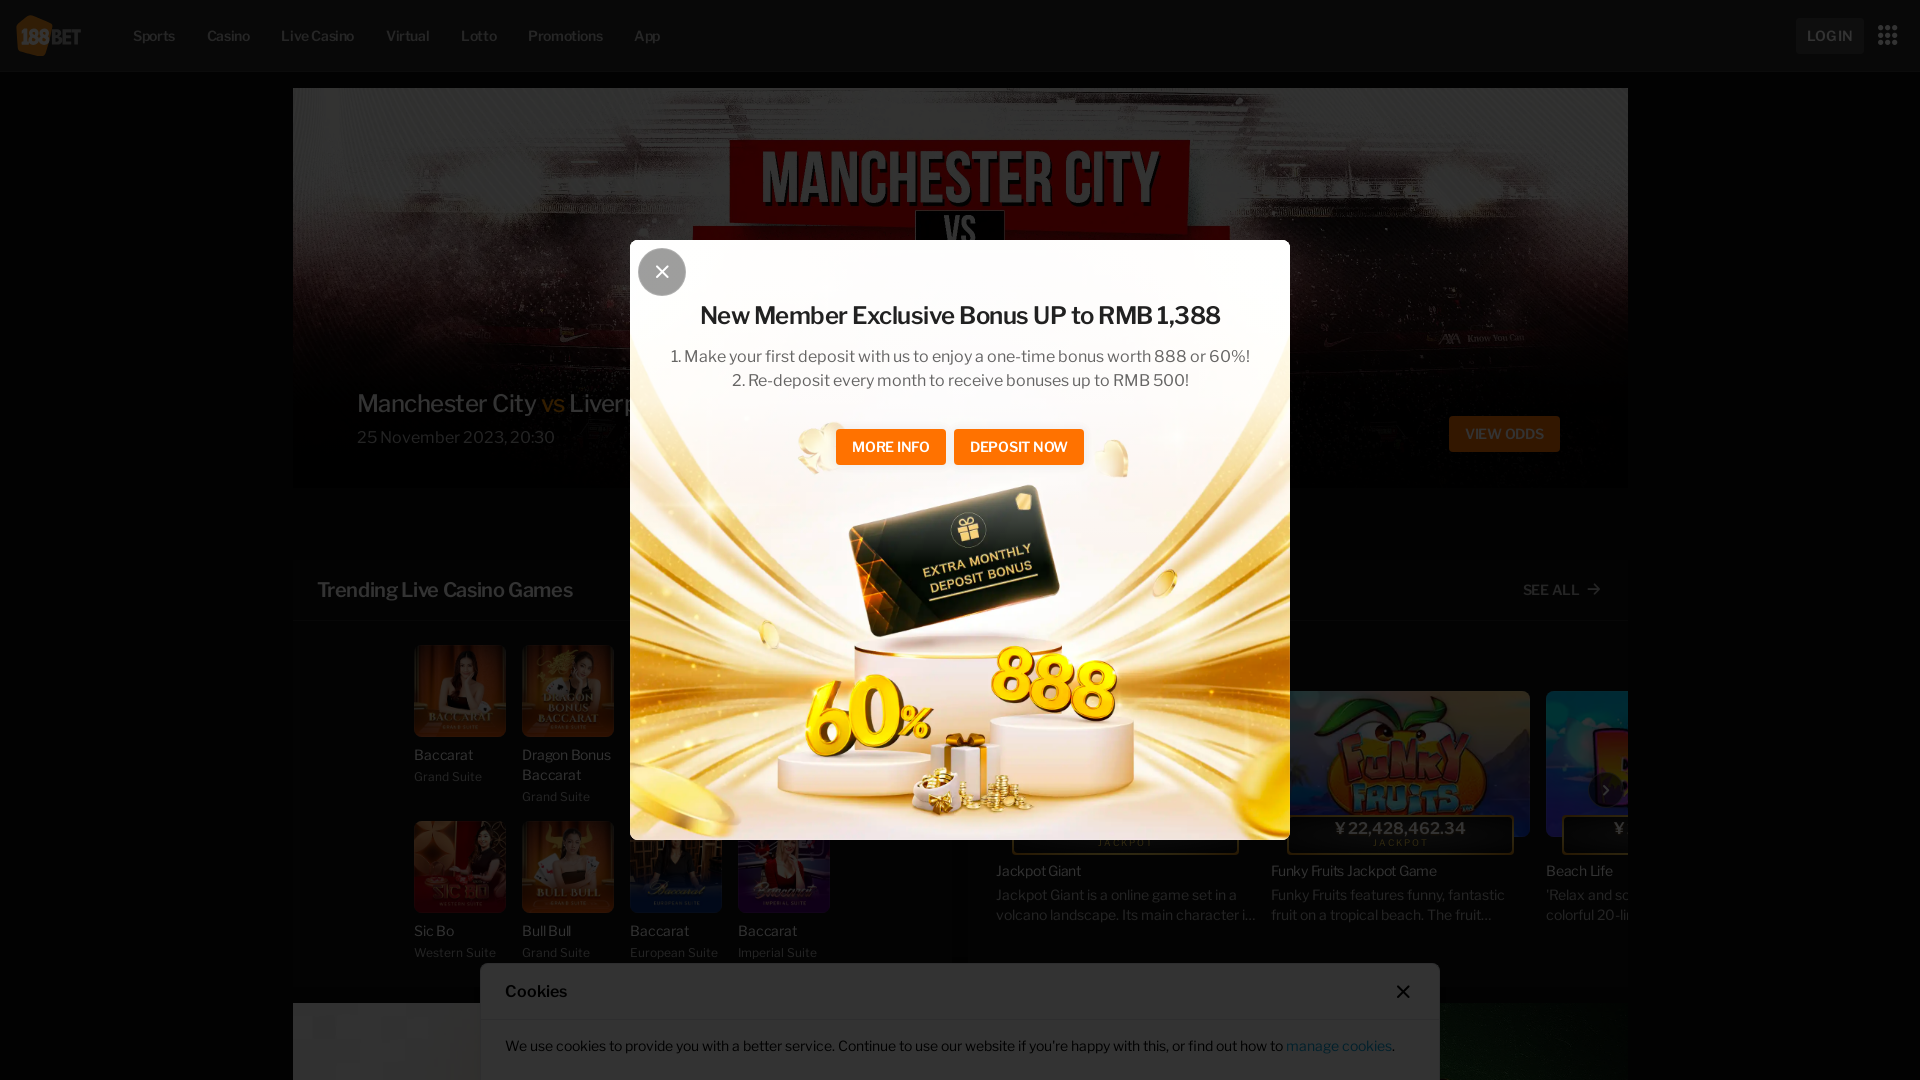 The width and height of the screenshot is (1920, 1080). What do you see at coordinates (1339, 1044) in the screenshot?
I see `'manage cookies'` at bounding box center [1339, 1044].